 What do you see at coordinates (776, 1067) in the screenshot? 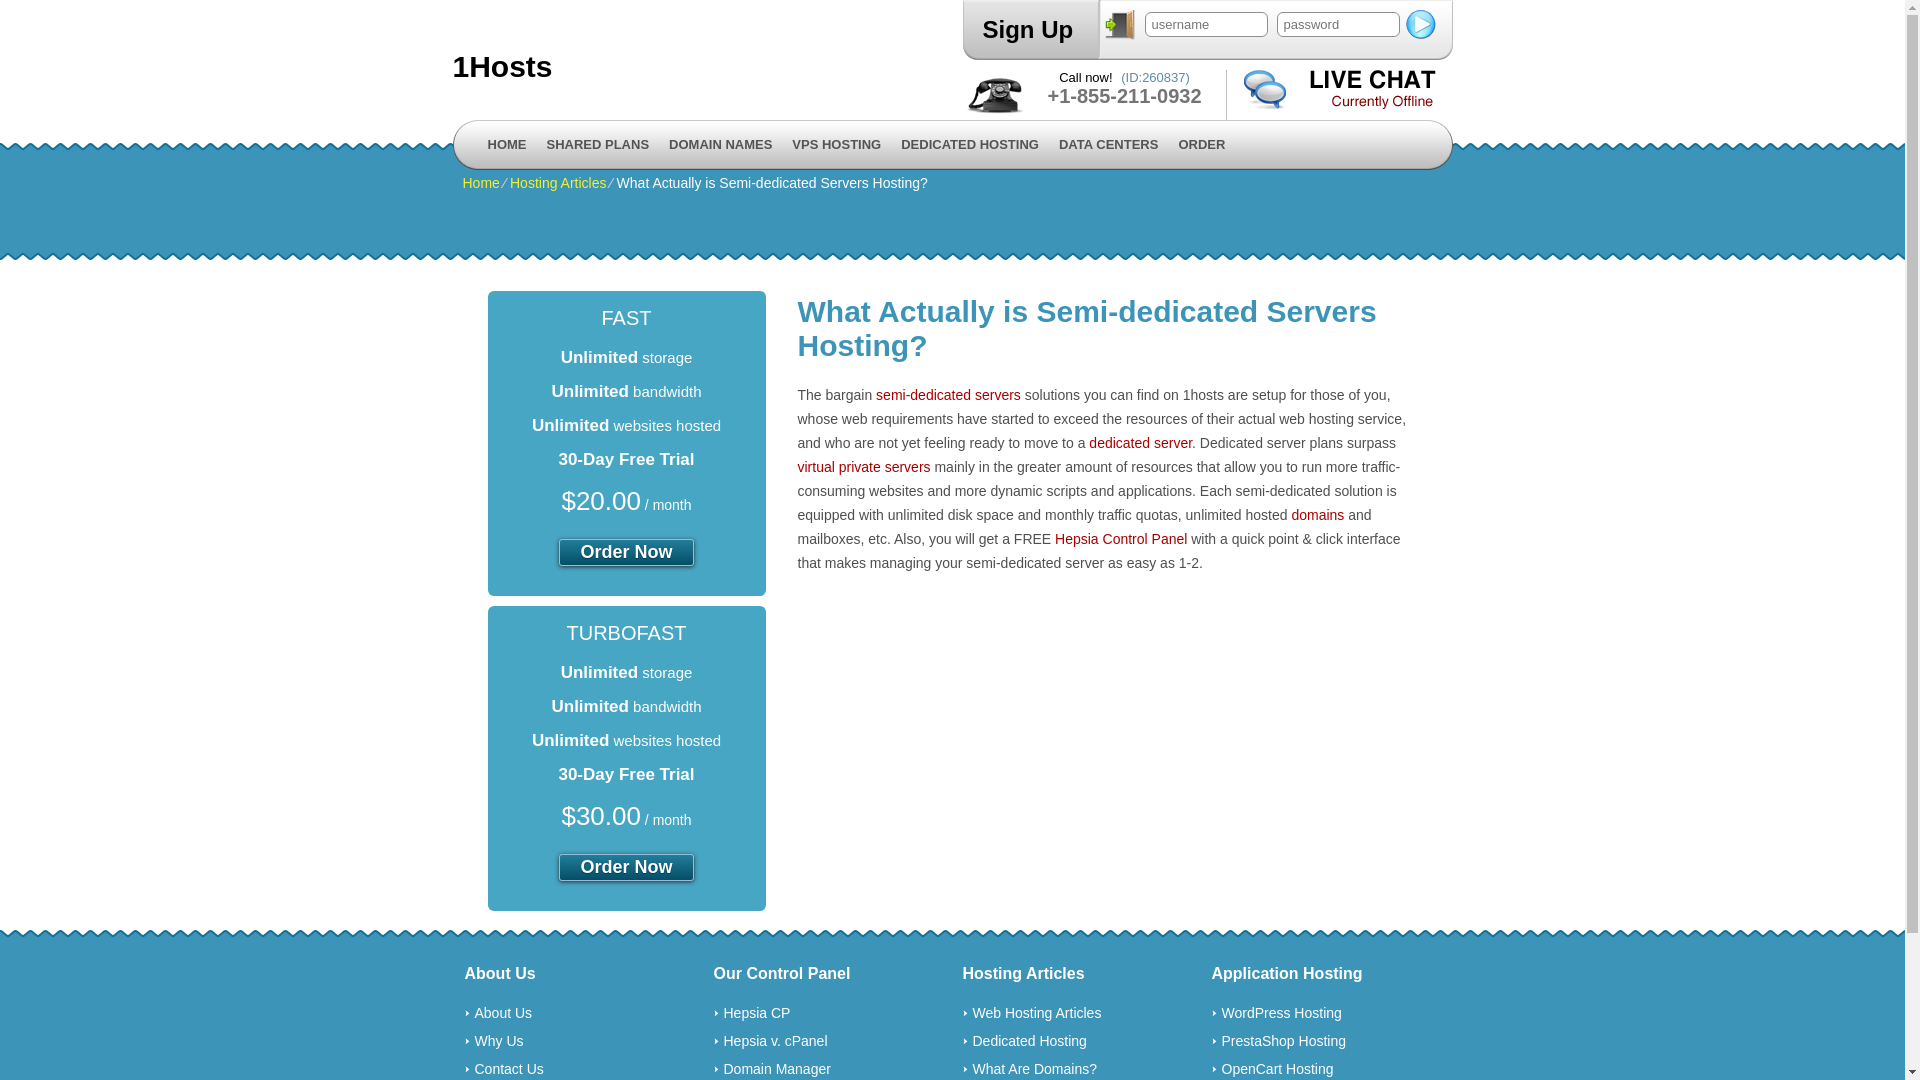
I see `'Domain Manager'` at bounding box center [776, 1067].